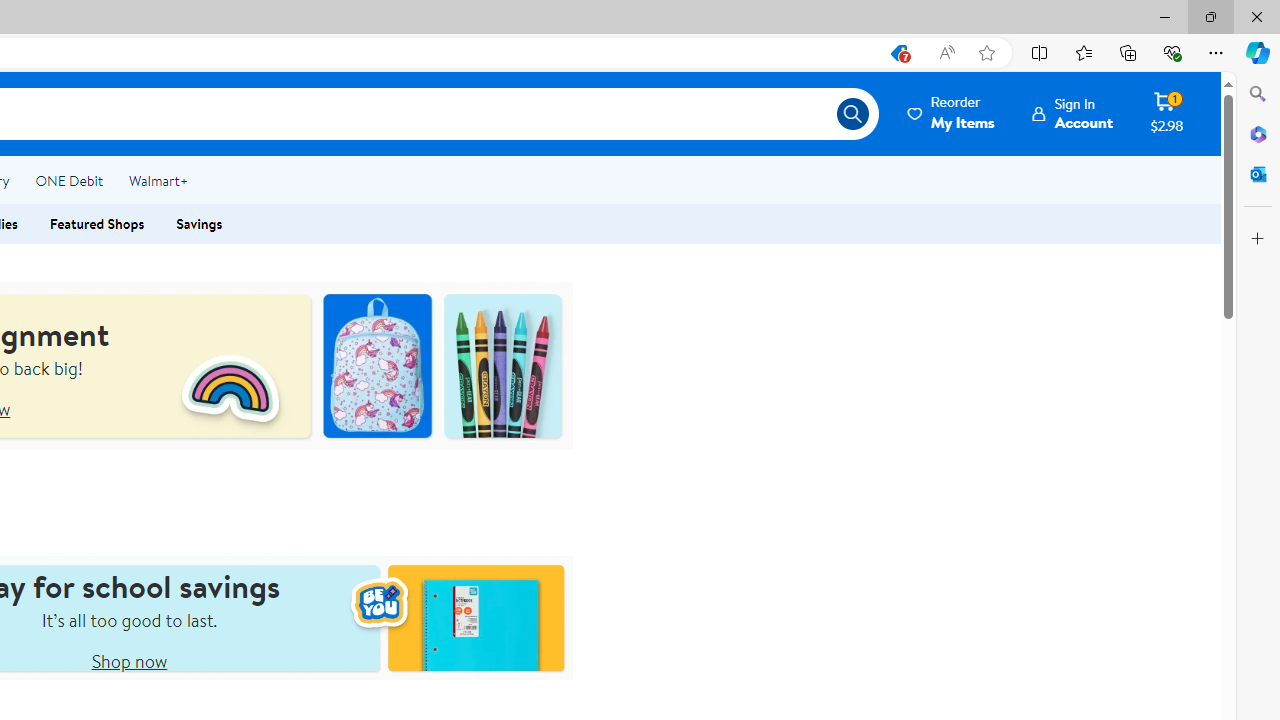 The width and height of the screenshot is (1280, 720). I want to click on 'This site has coupons! Shopping in Microsoft Edge, 7', so click(897, 52).